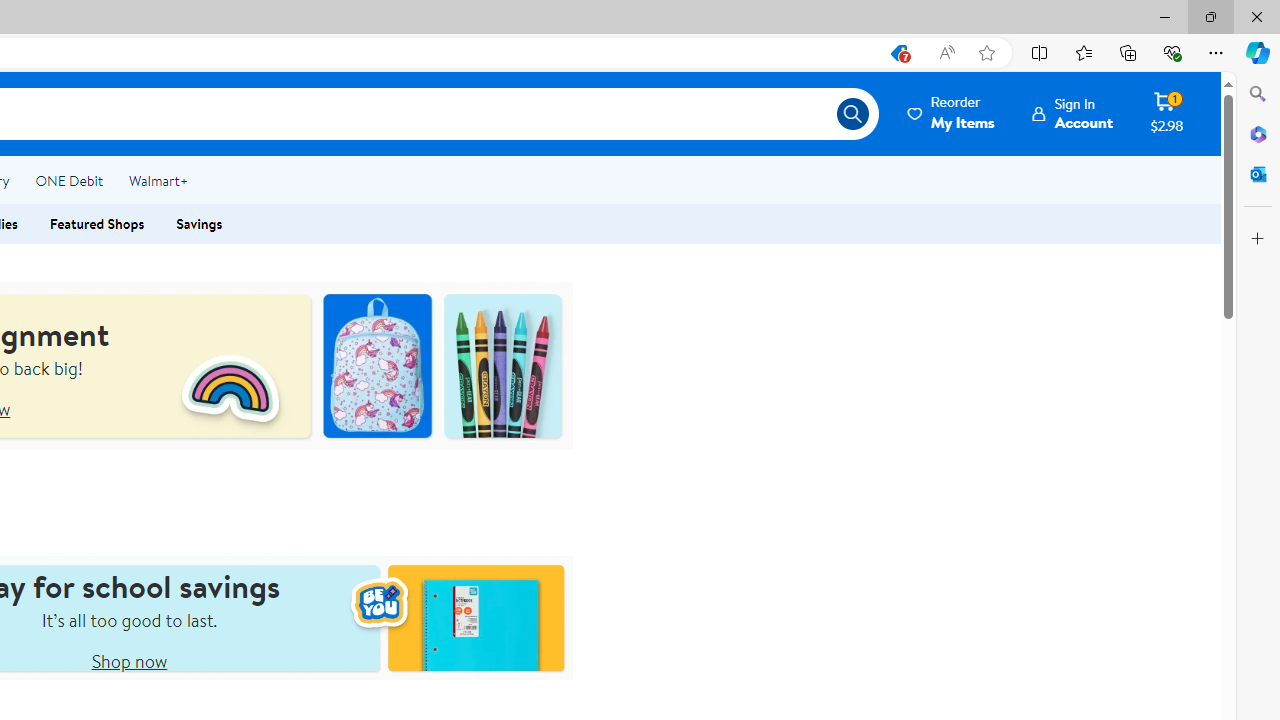 The width and height of the screenshot is (1280, 720). I want to click on 'This site has coupons! Shopping in Microsoft Edge, 7', so click(897, 52).